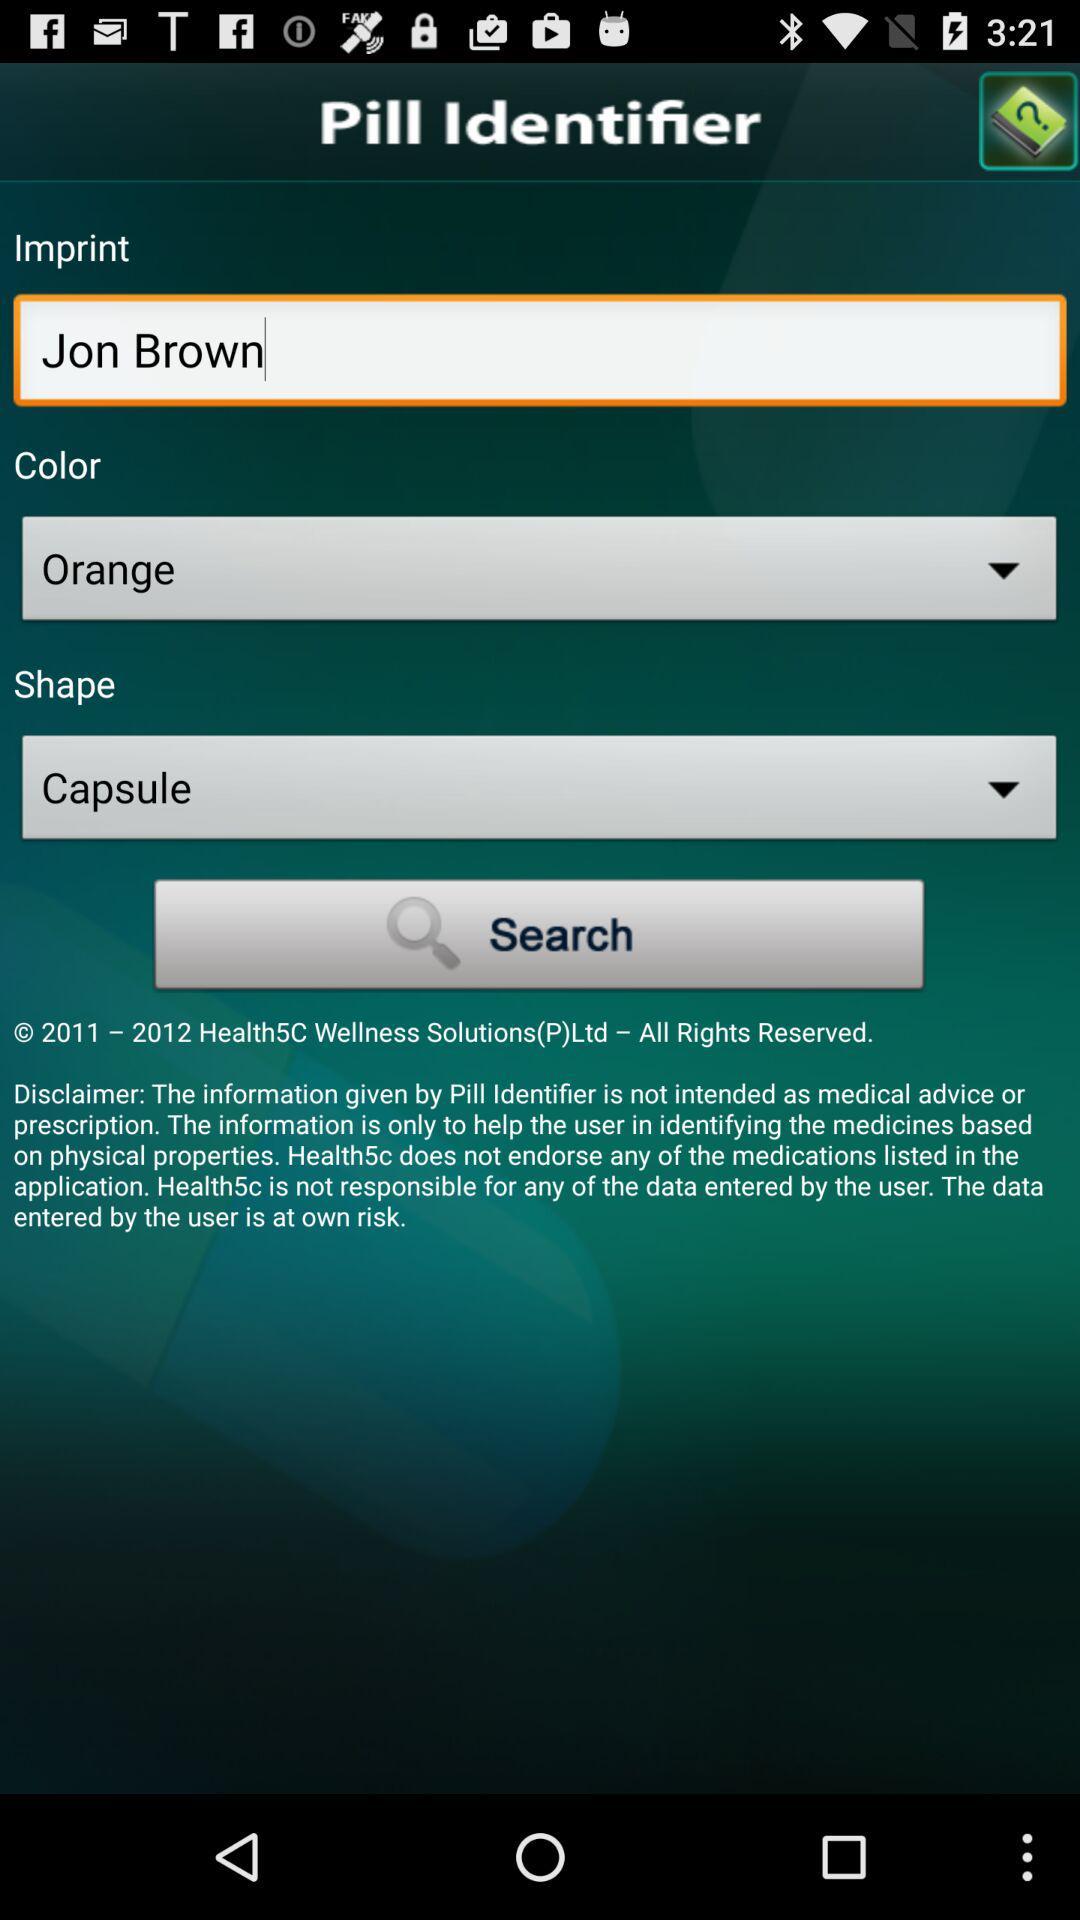 The image size is (1080, 1920). I want to click on question icon, so click(1029, 120).